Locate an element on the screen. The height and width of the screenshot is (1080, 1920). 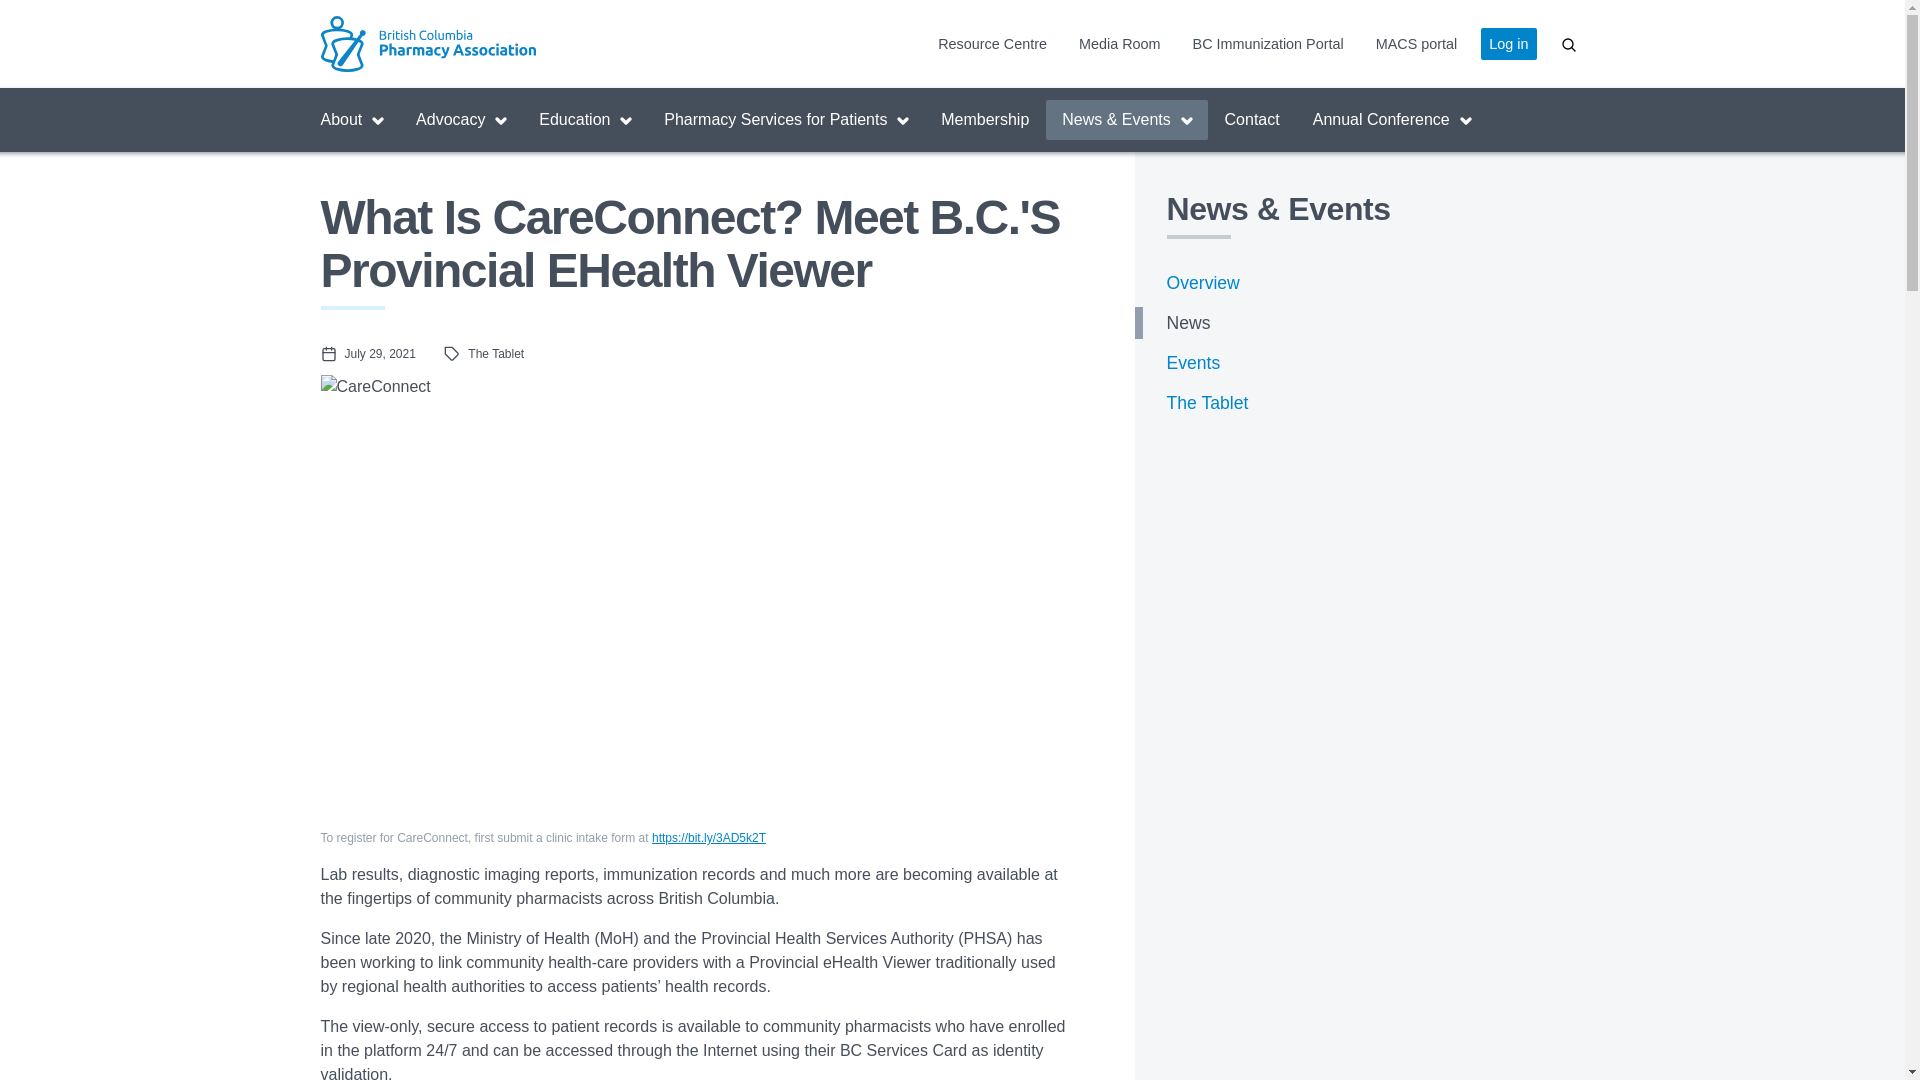
'BC Immunization Portal' is located at coordinates (1267, 43).